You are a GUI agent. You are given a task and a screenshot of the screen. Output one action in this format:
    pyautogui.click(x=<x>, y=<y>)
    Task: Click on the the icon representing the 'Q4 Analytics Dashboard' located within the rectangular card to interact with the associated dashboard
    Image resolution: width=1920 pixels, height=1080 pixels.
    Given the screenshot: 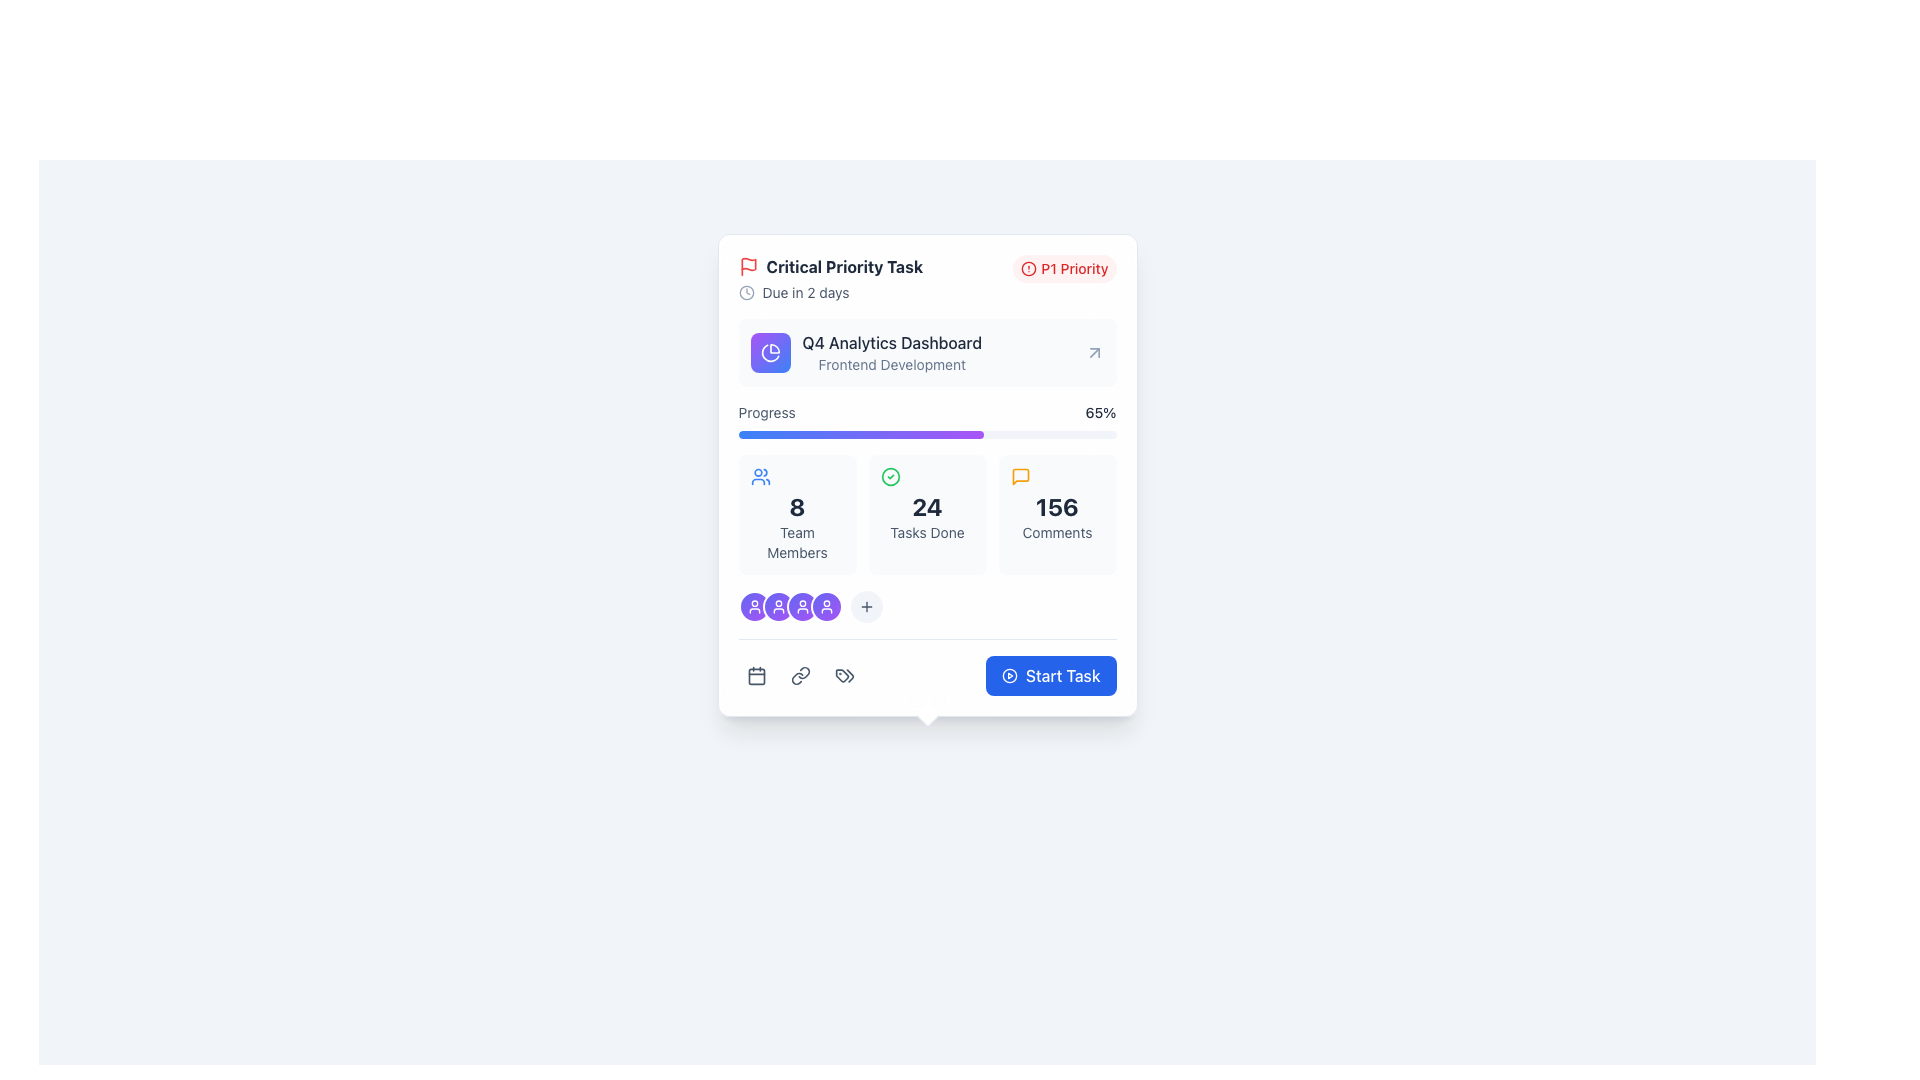 What is the action you would take?
    pyautogui.click(x=769, y=352)
    